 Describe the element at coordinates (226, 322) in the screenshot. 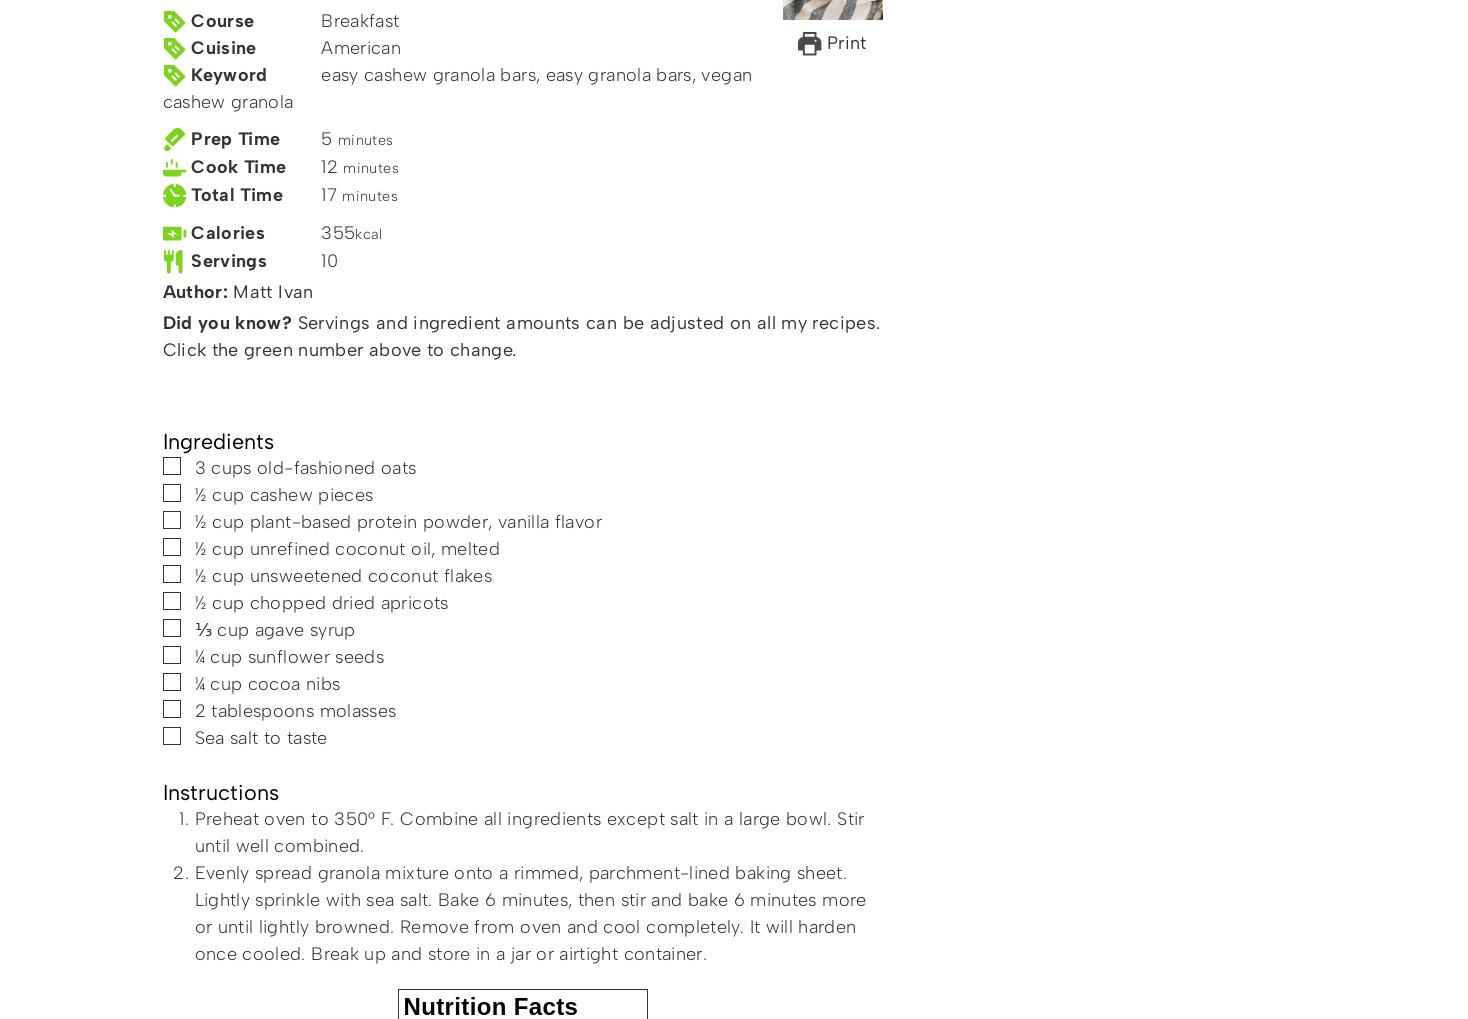

I see `'Did you know?'` at that location.